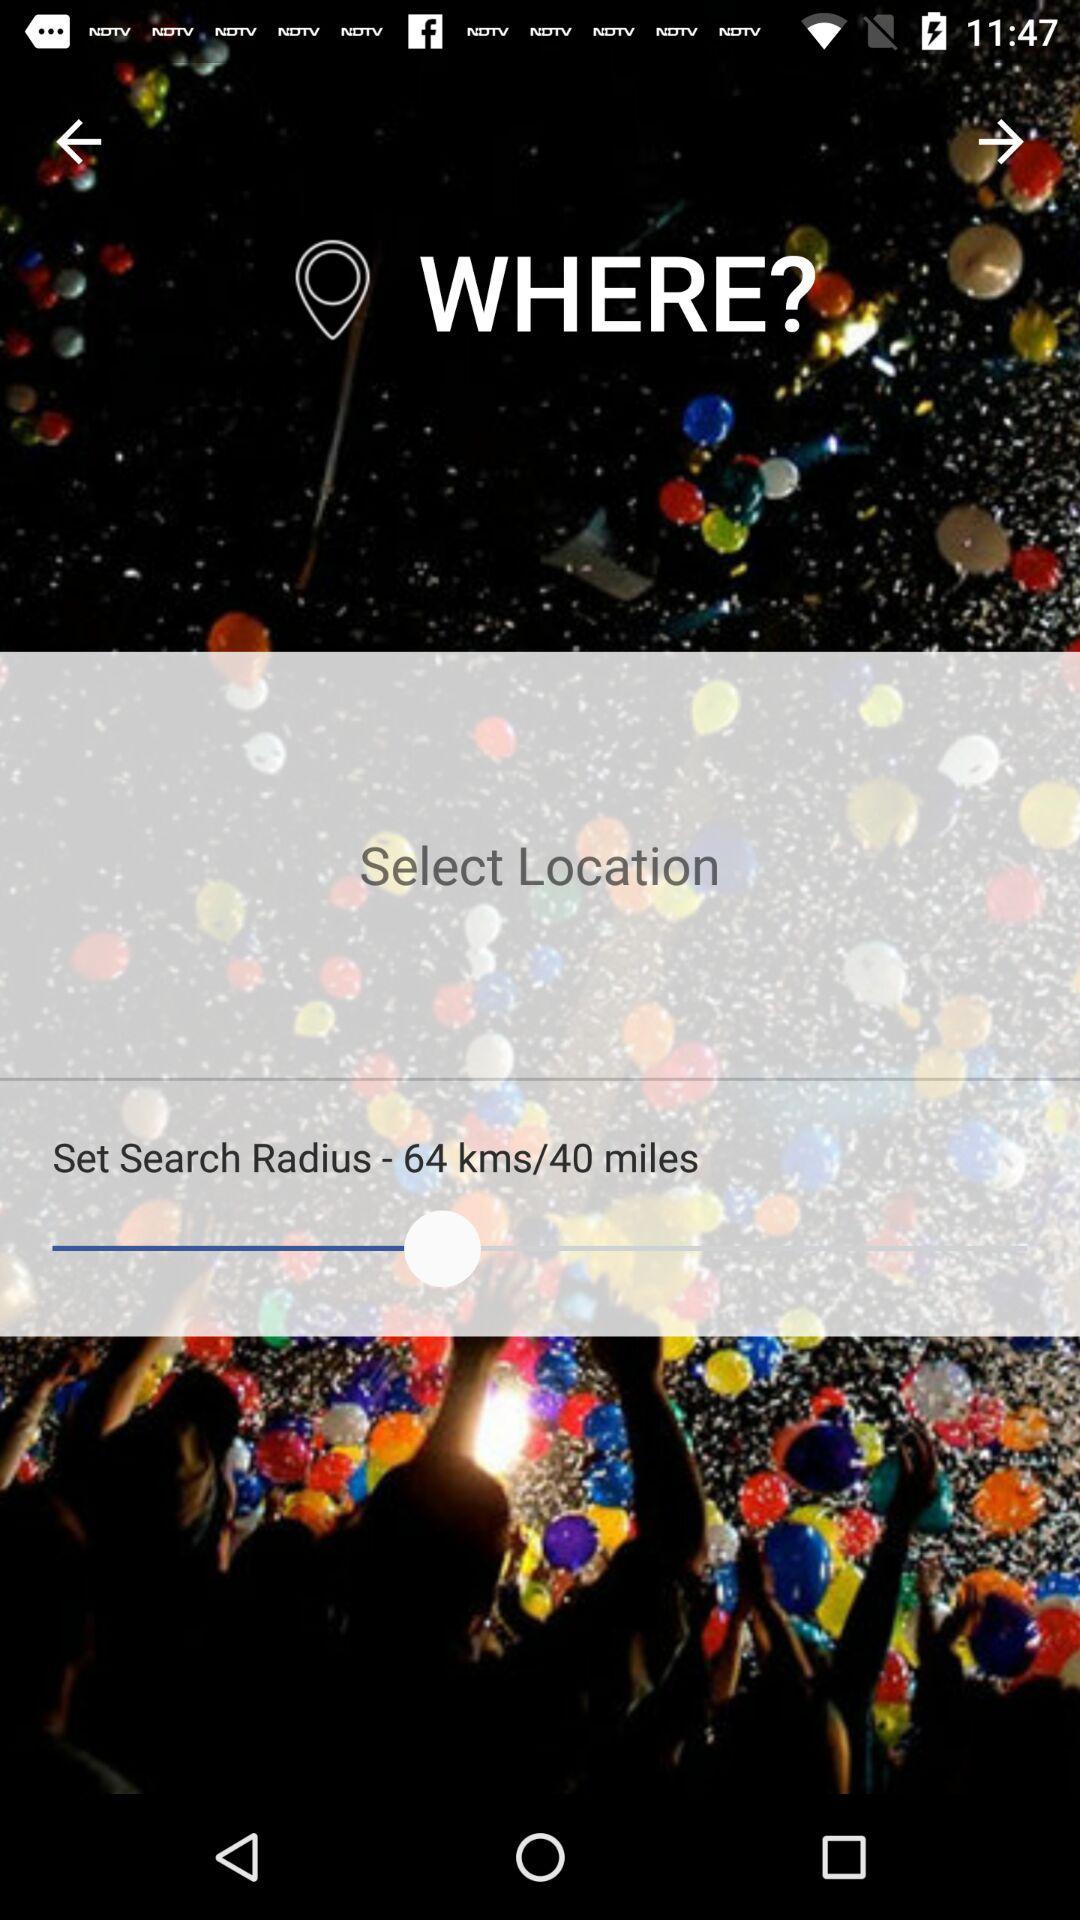 The width and height of the screenshot is (1080, 1920). What do you see at coordinates (1001, 140) in the screenshot?
I see `go forward` at bounding box center [1001, 140].